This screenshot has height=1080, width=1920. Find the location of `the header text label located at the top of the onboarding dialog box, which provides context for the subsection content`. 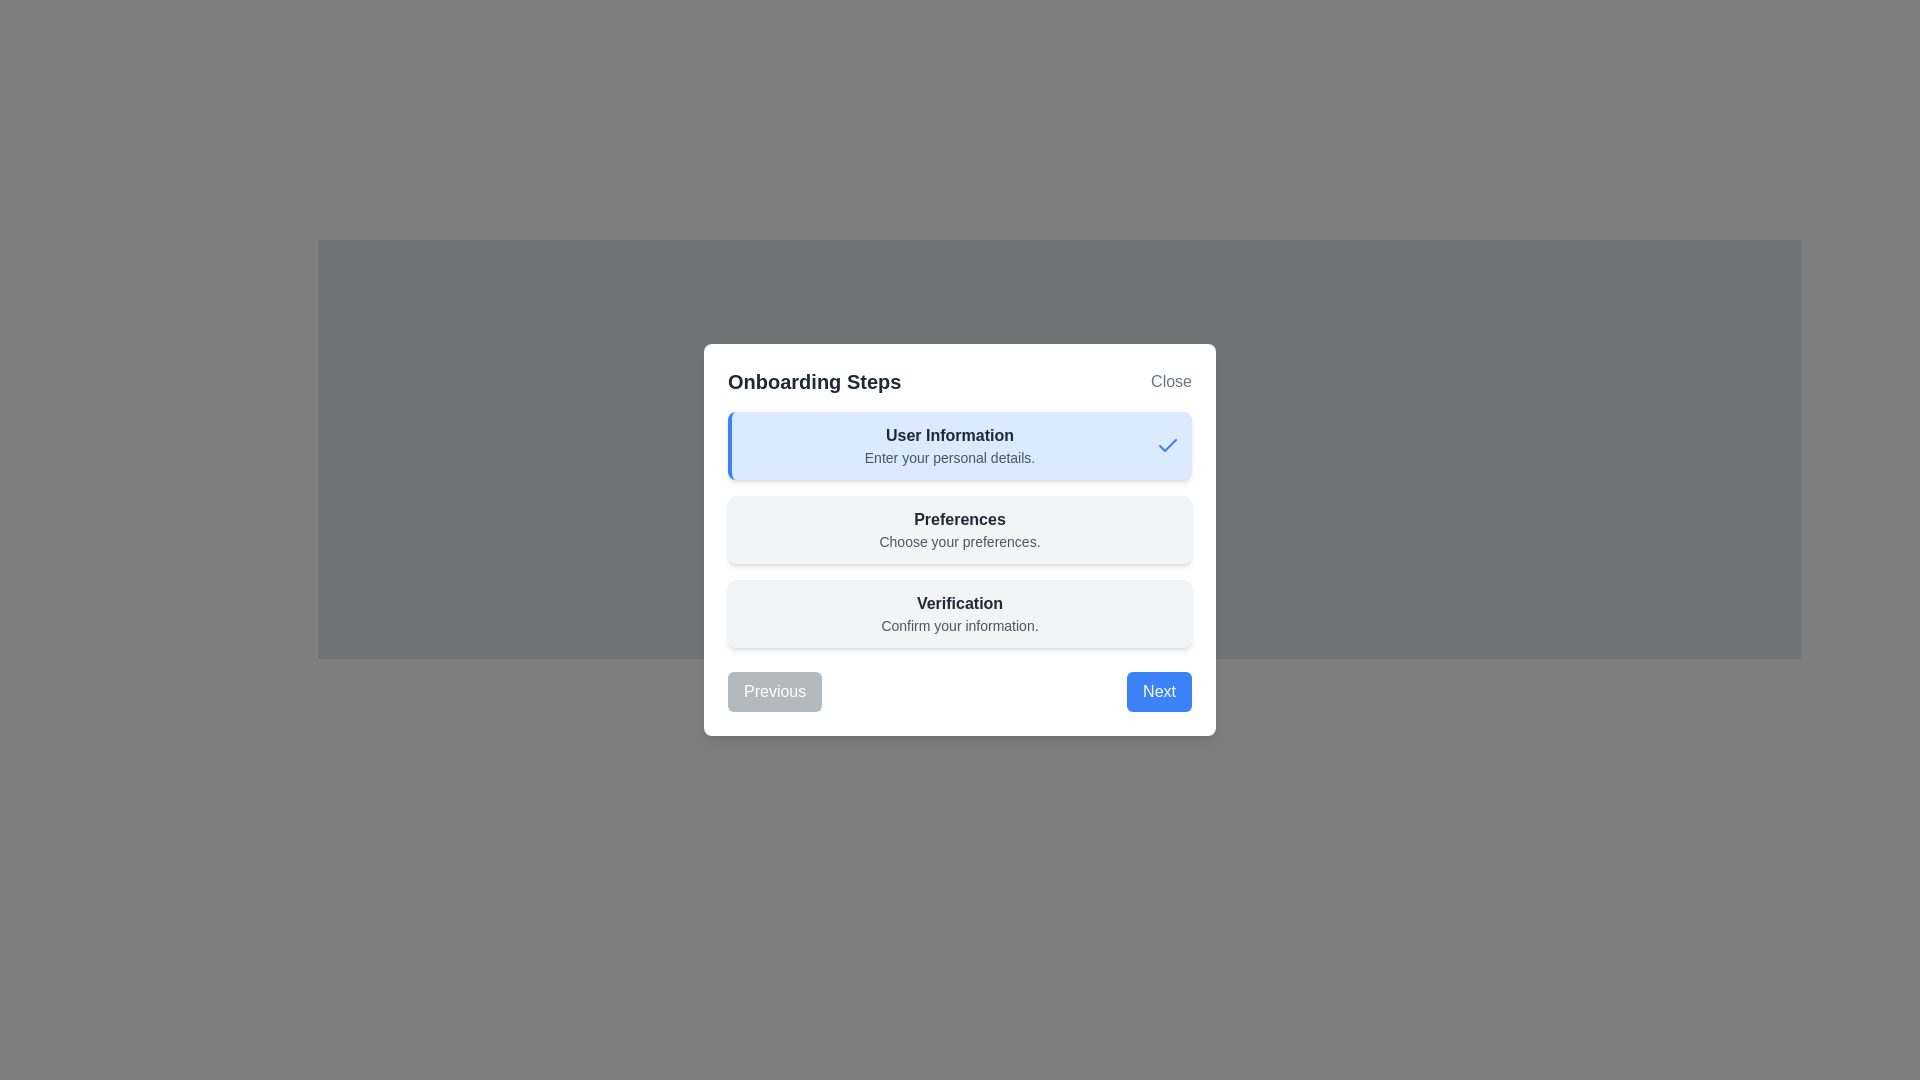

the header text label located at the top of the onboarding dialog box, which provides context for the subsection content is located at coordinates (949, 434).